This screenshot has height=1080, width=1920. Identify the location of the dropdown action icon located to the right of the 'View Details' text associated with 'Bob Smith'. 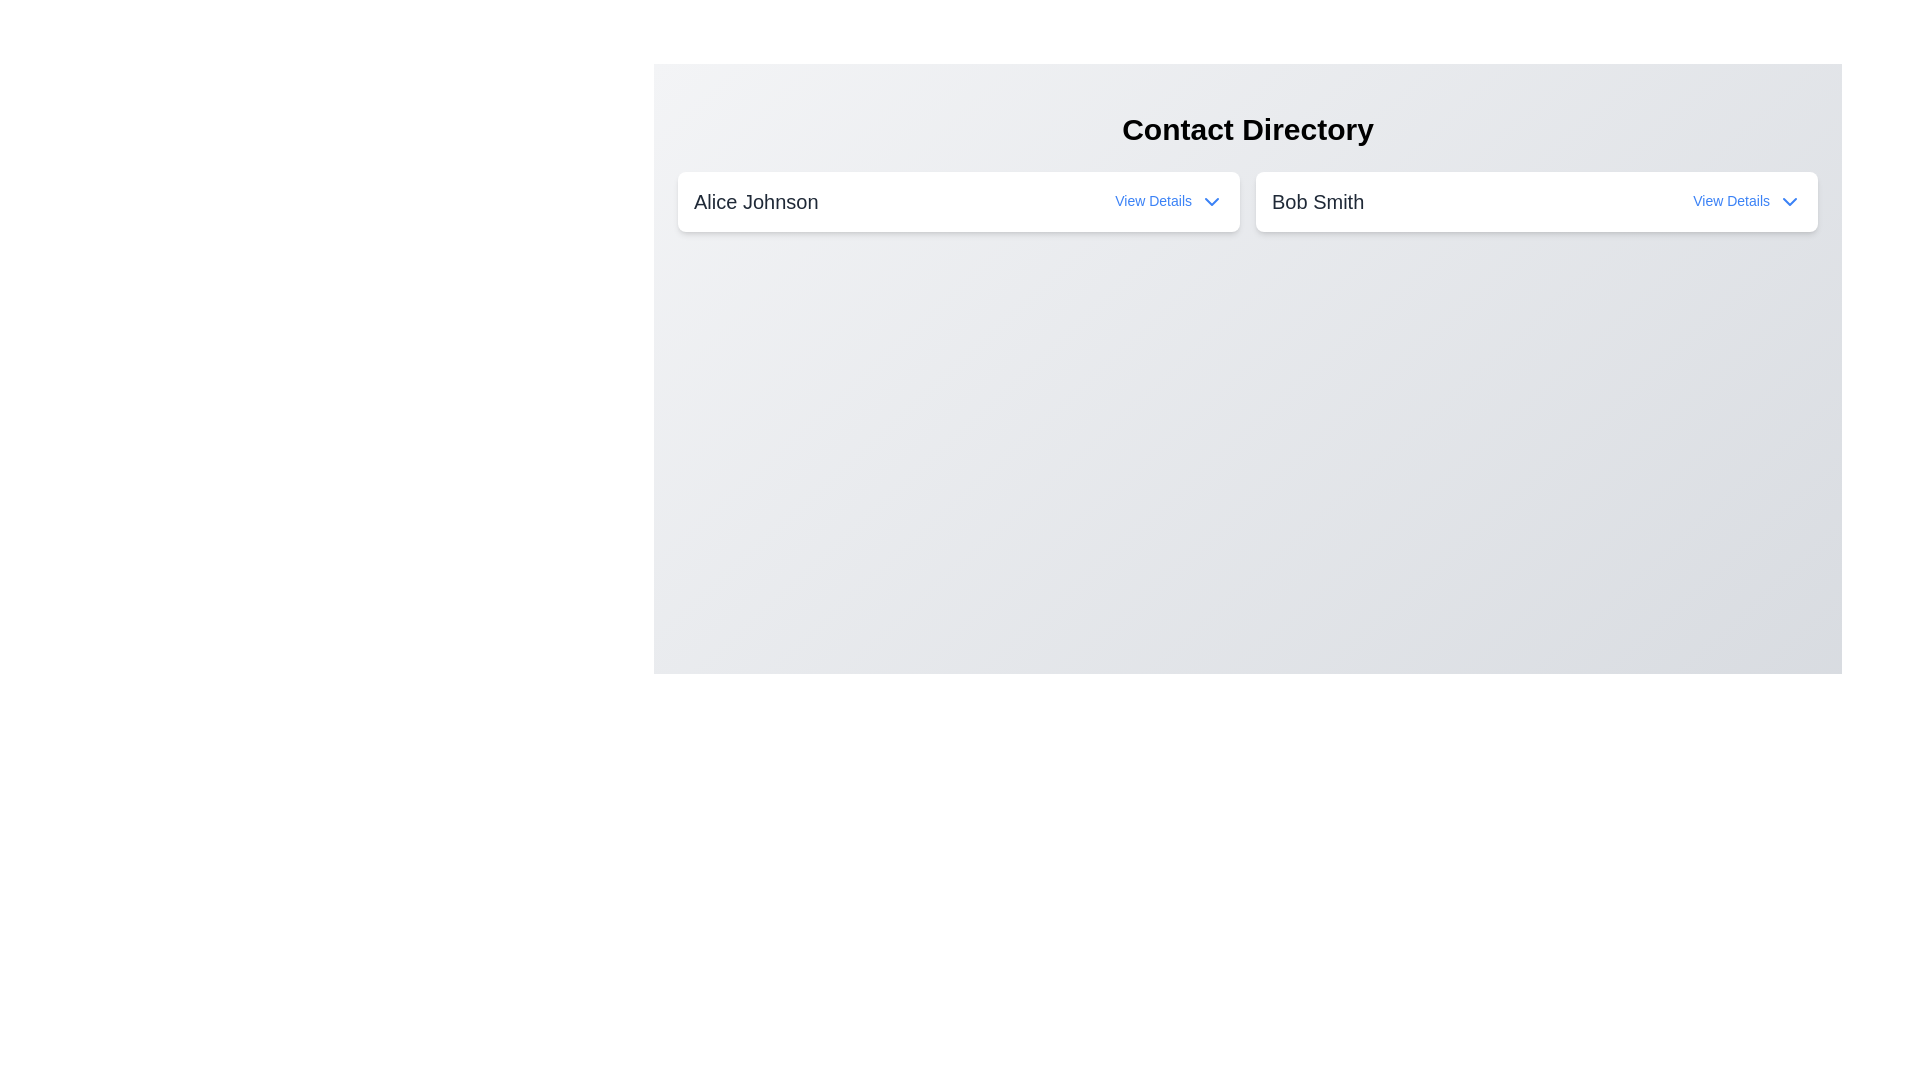
(1790, 201).